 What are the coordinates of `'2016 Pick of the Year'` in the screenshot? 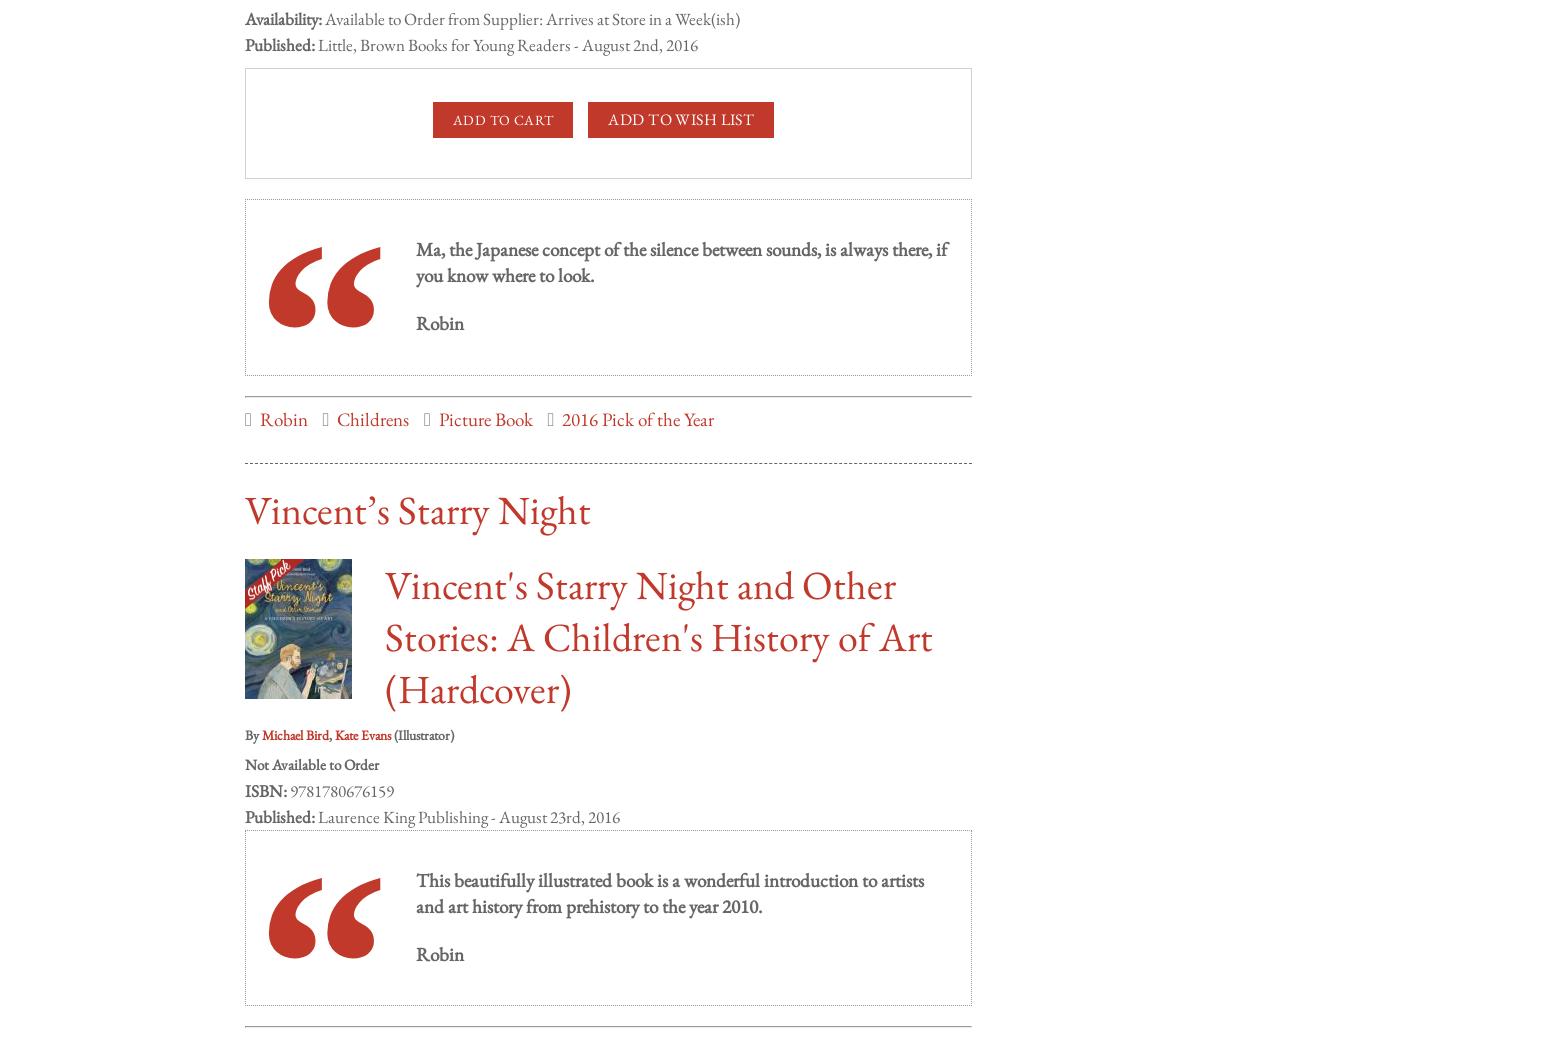 It's located at (562, 399).